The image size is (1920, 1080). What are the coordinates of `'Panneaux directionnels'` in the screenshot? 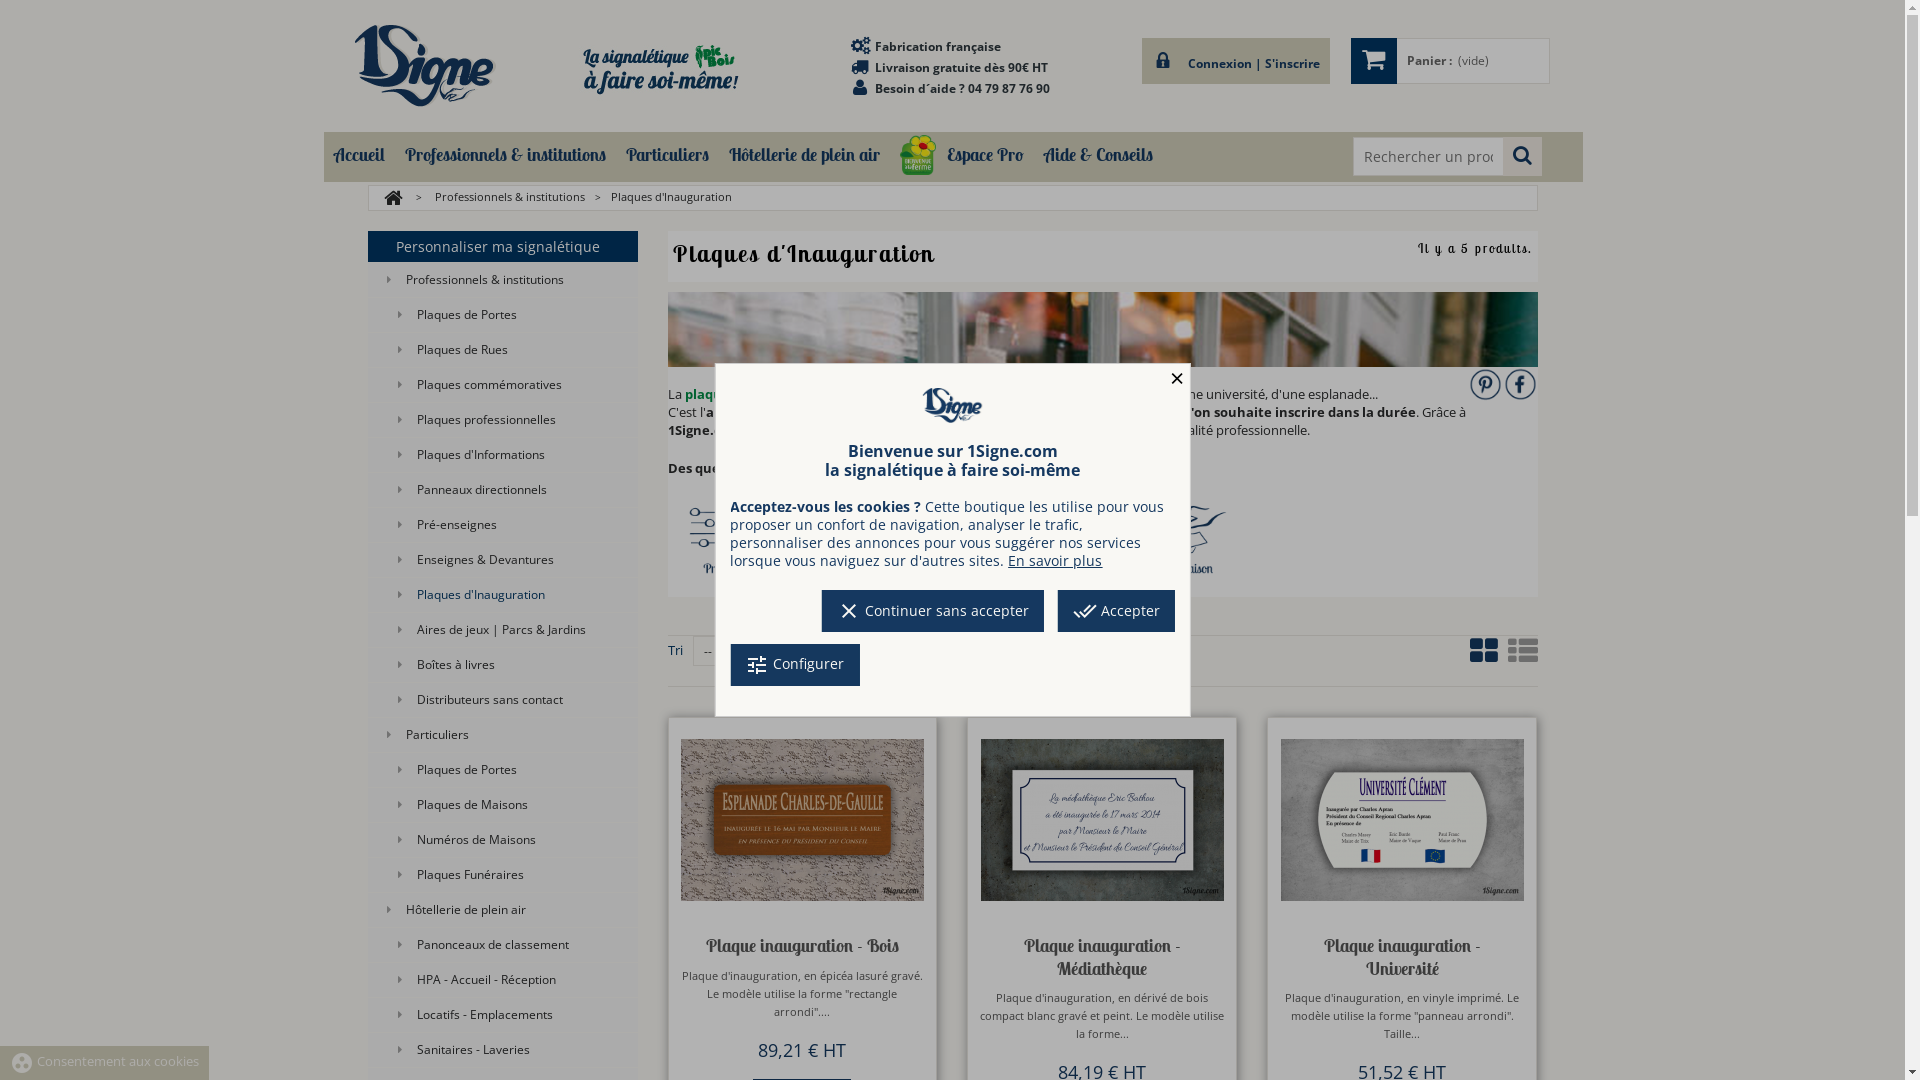 It's located at (503, 489).